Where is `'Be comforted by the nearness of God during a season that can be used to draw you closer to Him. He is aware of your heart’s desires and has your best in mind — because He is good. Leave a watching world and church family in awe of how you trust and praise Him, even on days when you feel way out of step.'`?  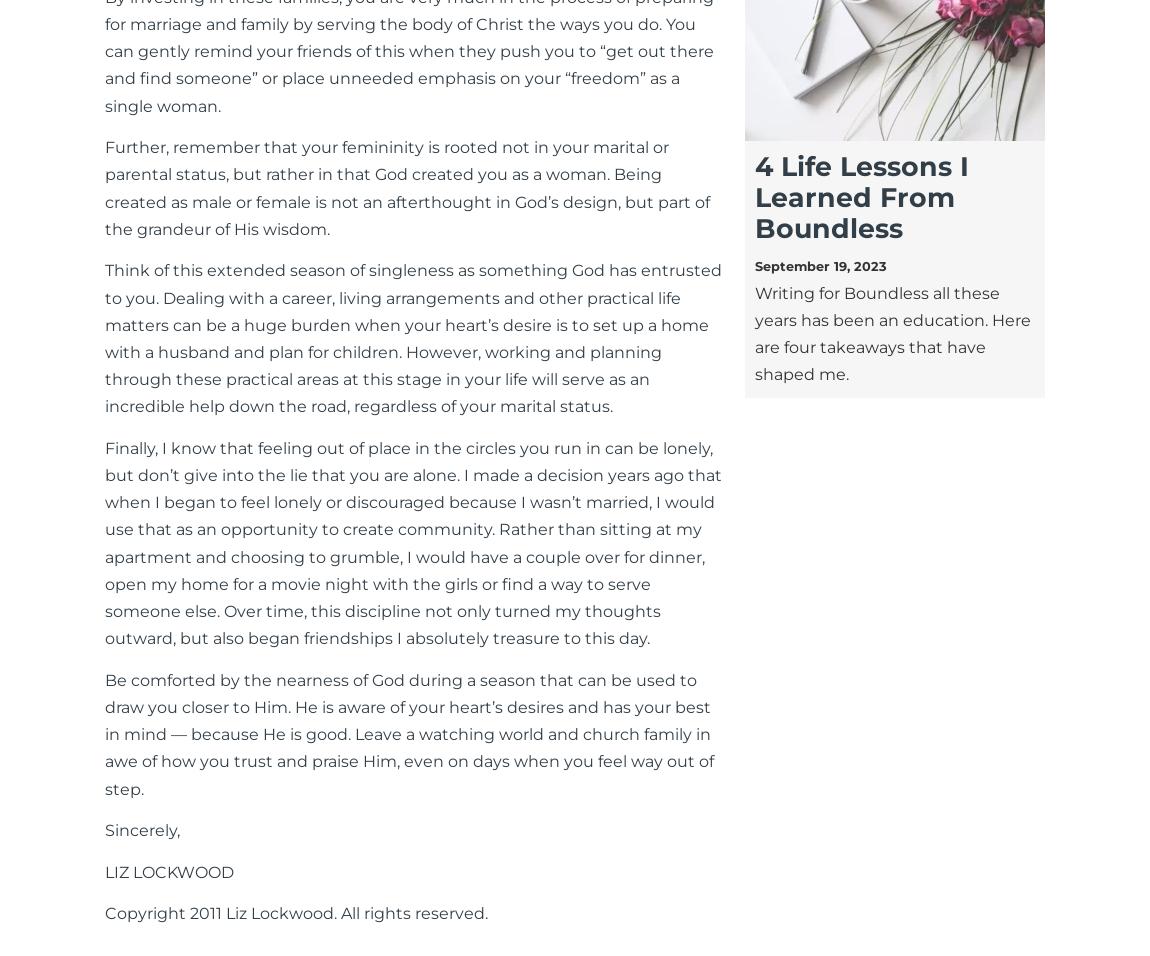
'Be comforted by the nearness of God during a season that can be used to draw you closer to Him. He is aware of your heart’s desires and has your best in mind — because He is good. Leave a watching world and church family in awe of how you trust and praise Him, even on days when you feel way out of step.' is located at coordinates (409, 733).